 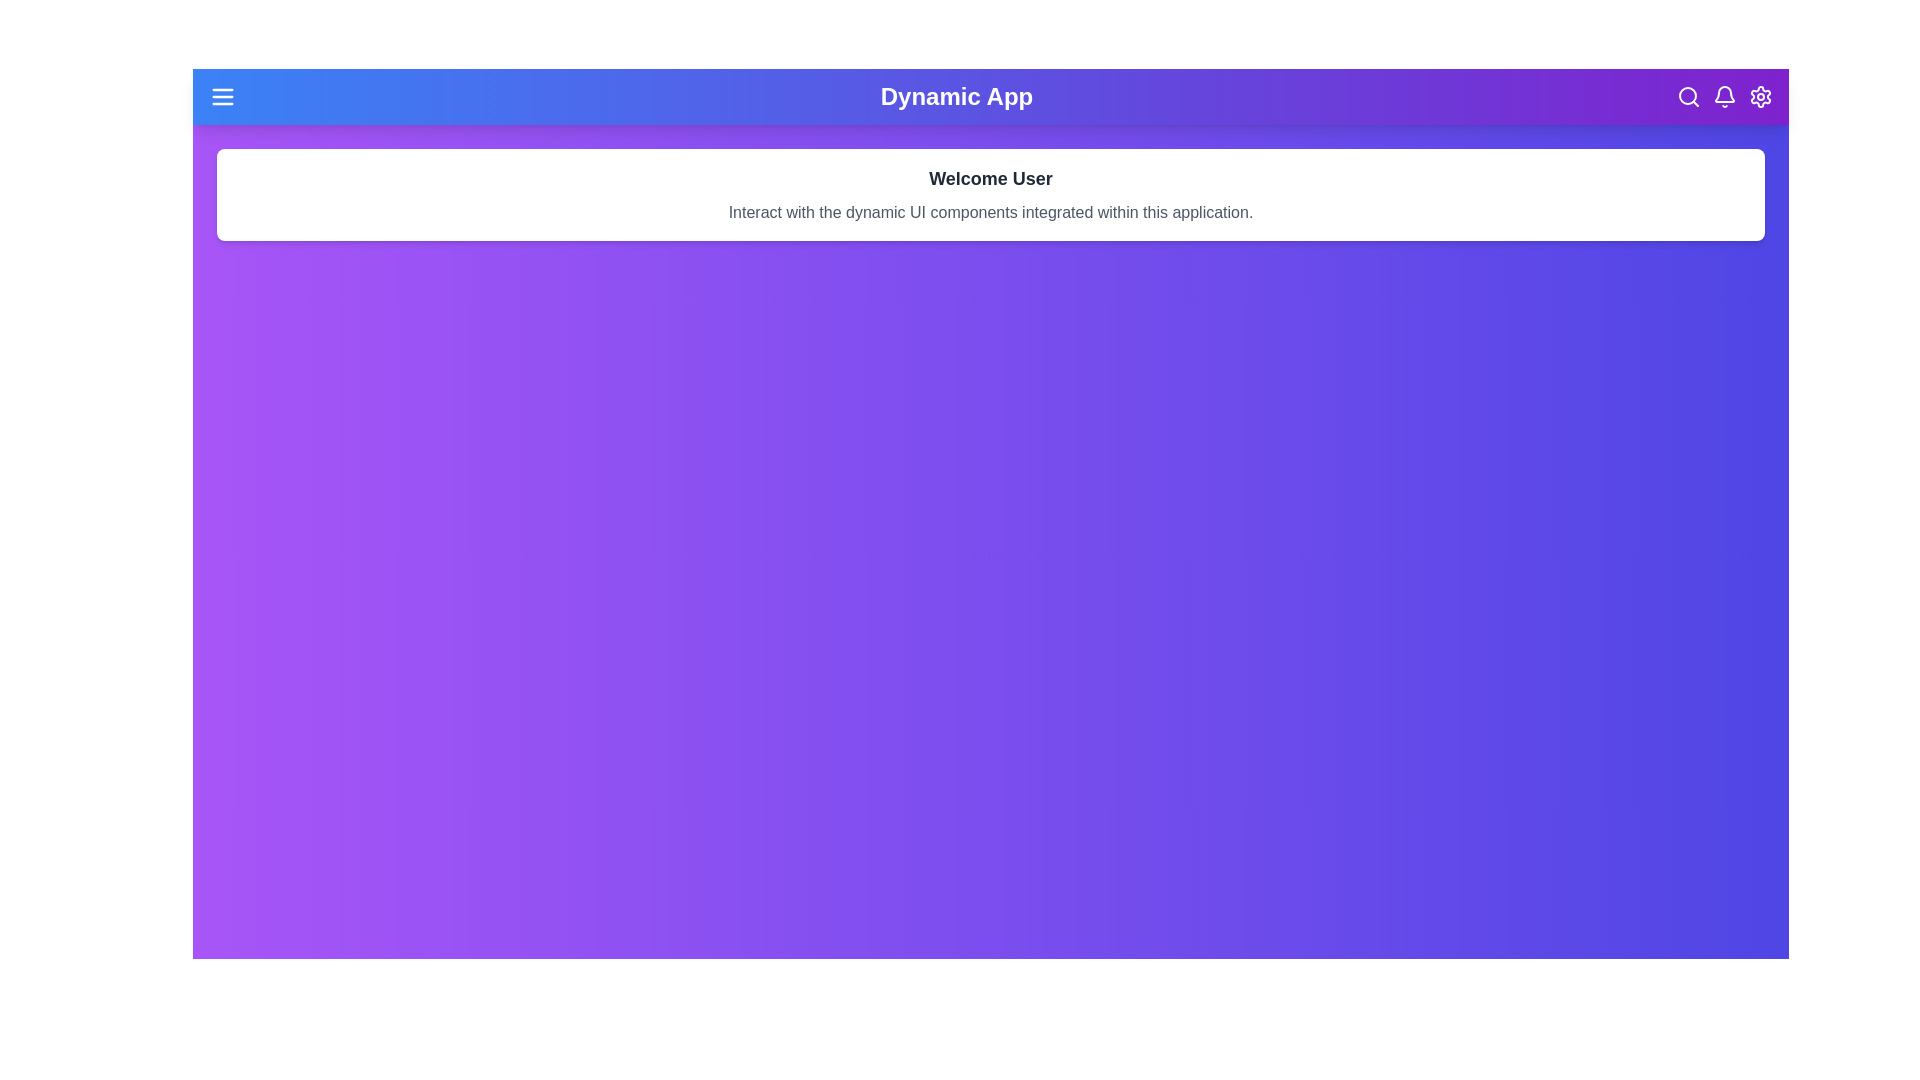 I want to click on the menu button to toggle the navigation options, so click(x=222, y=96).